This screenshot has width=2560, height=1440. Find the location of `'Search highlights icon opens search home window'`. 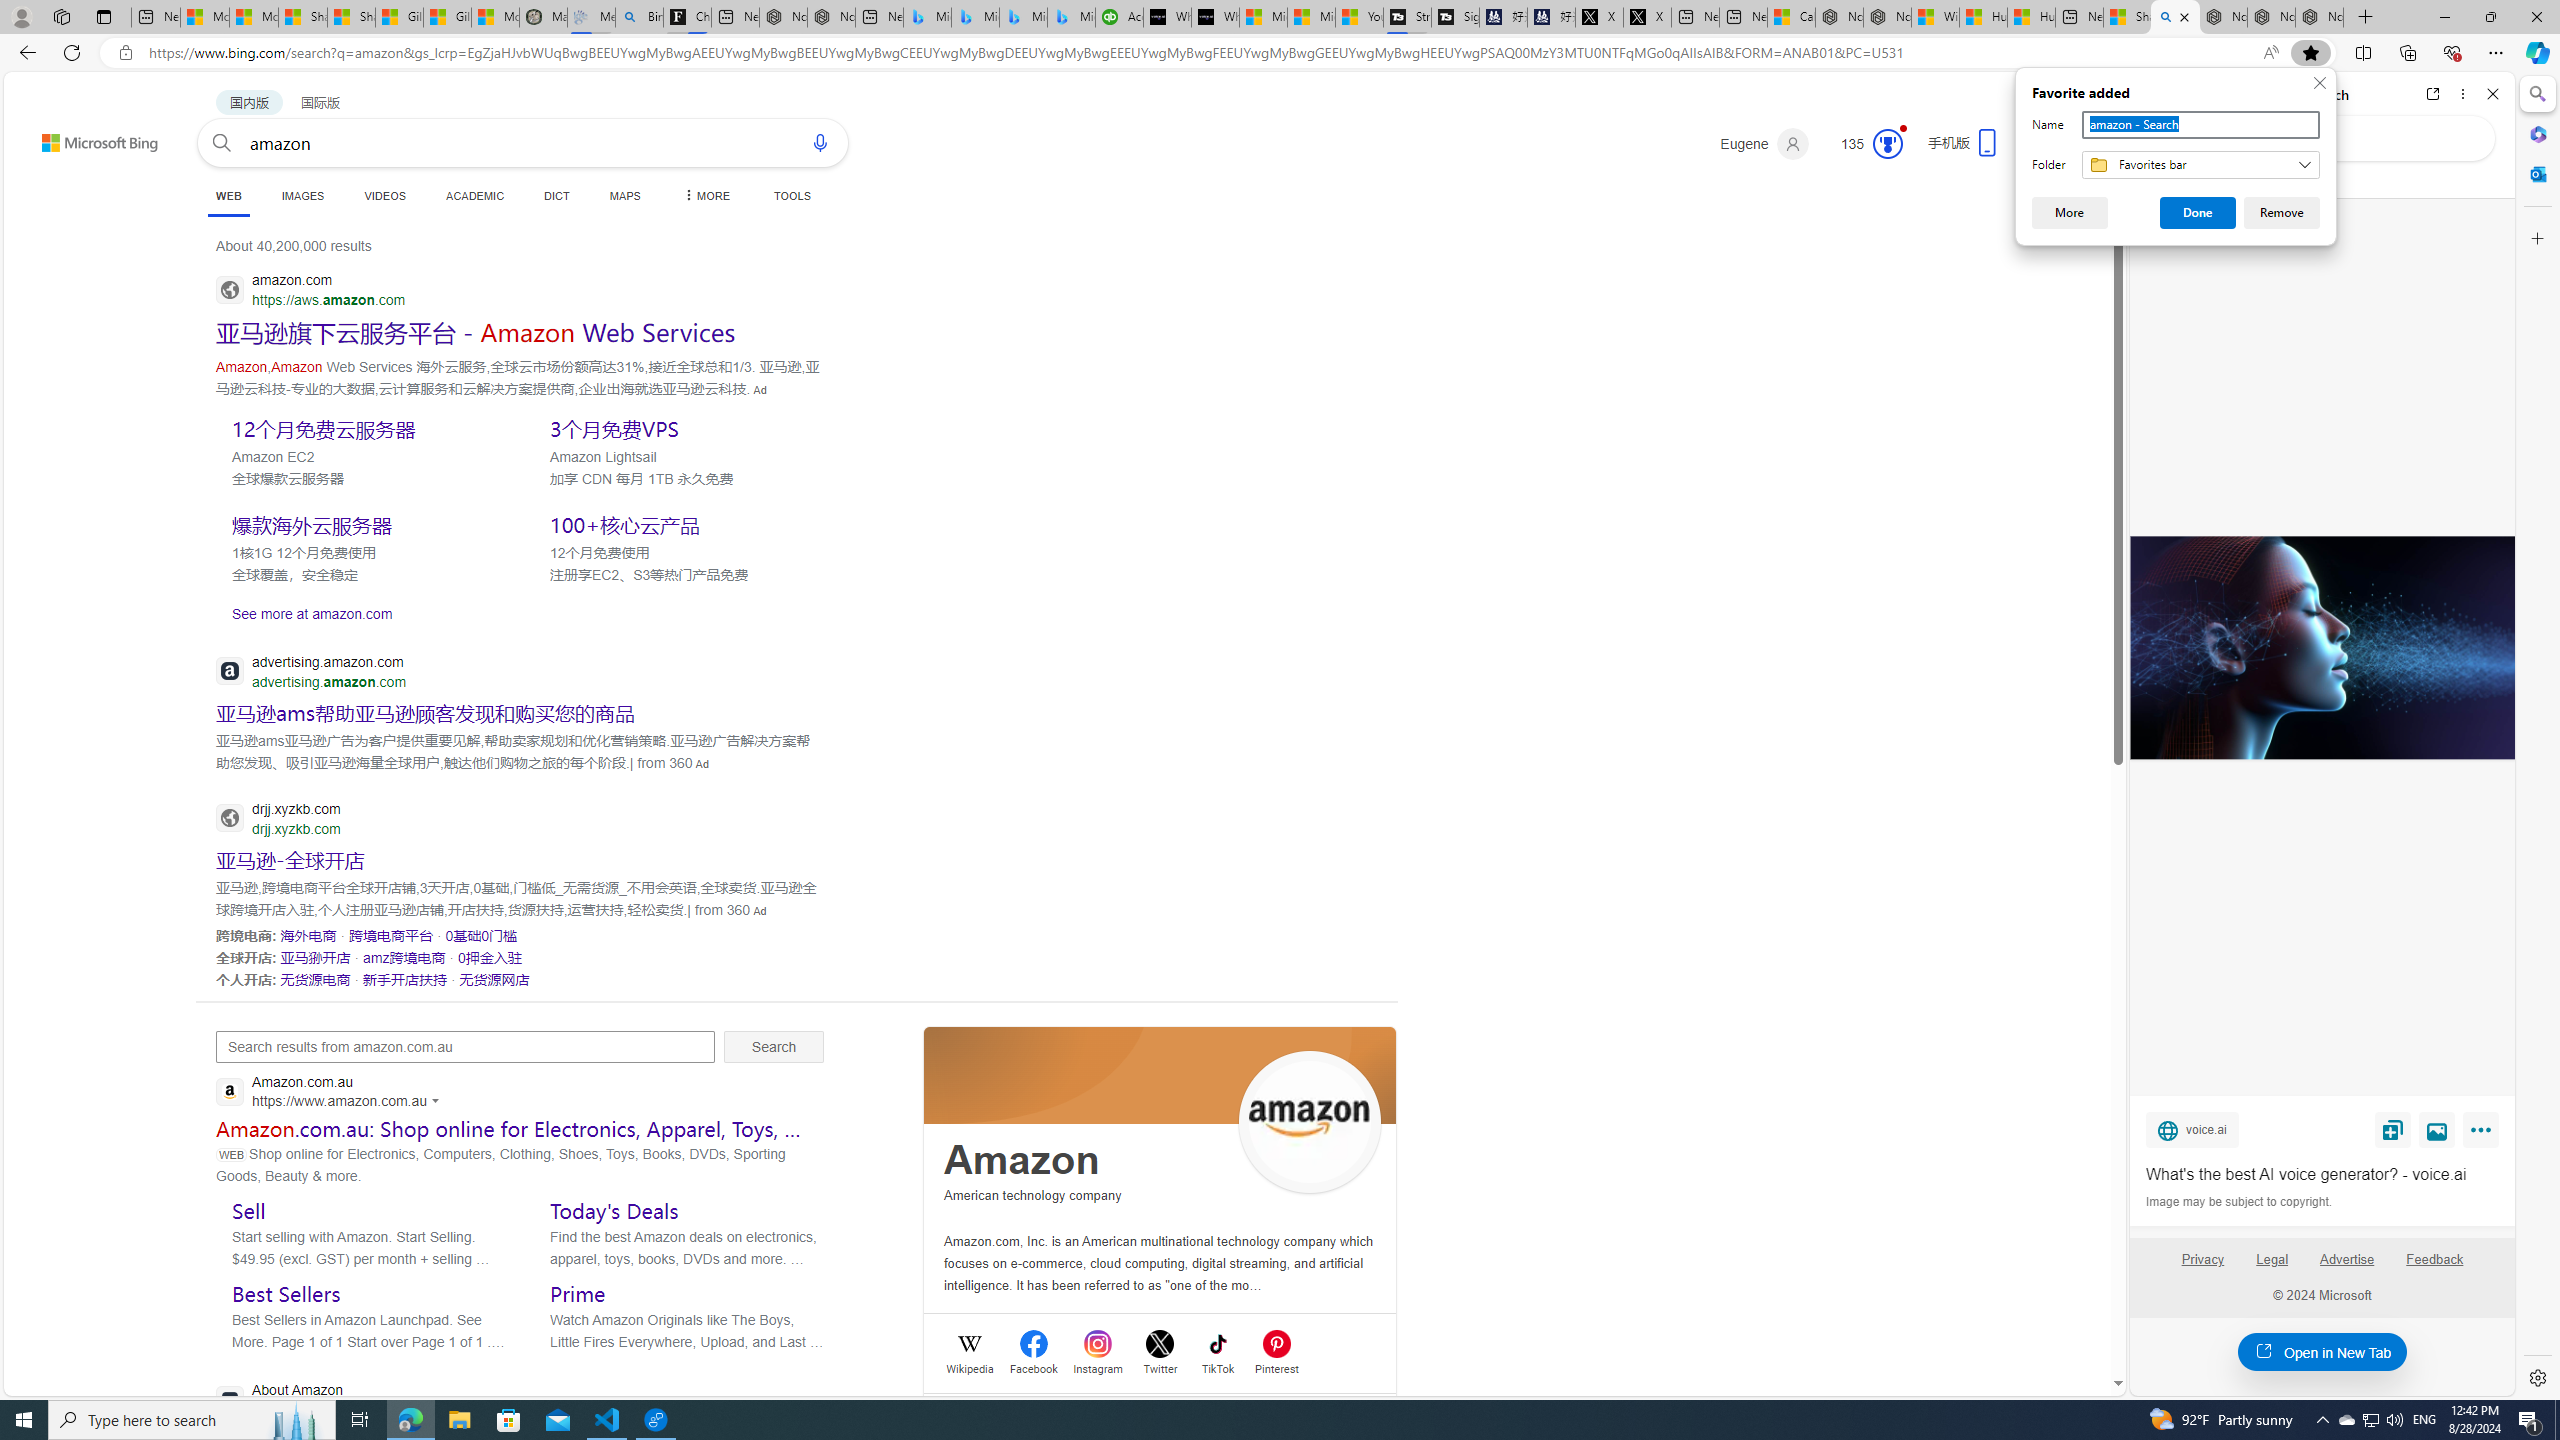

'Search highlights icon opens search home window' is located at coordinates (294, 1418).